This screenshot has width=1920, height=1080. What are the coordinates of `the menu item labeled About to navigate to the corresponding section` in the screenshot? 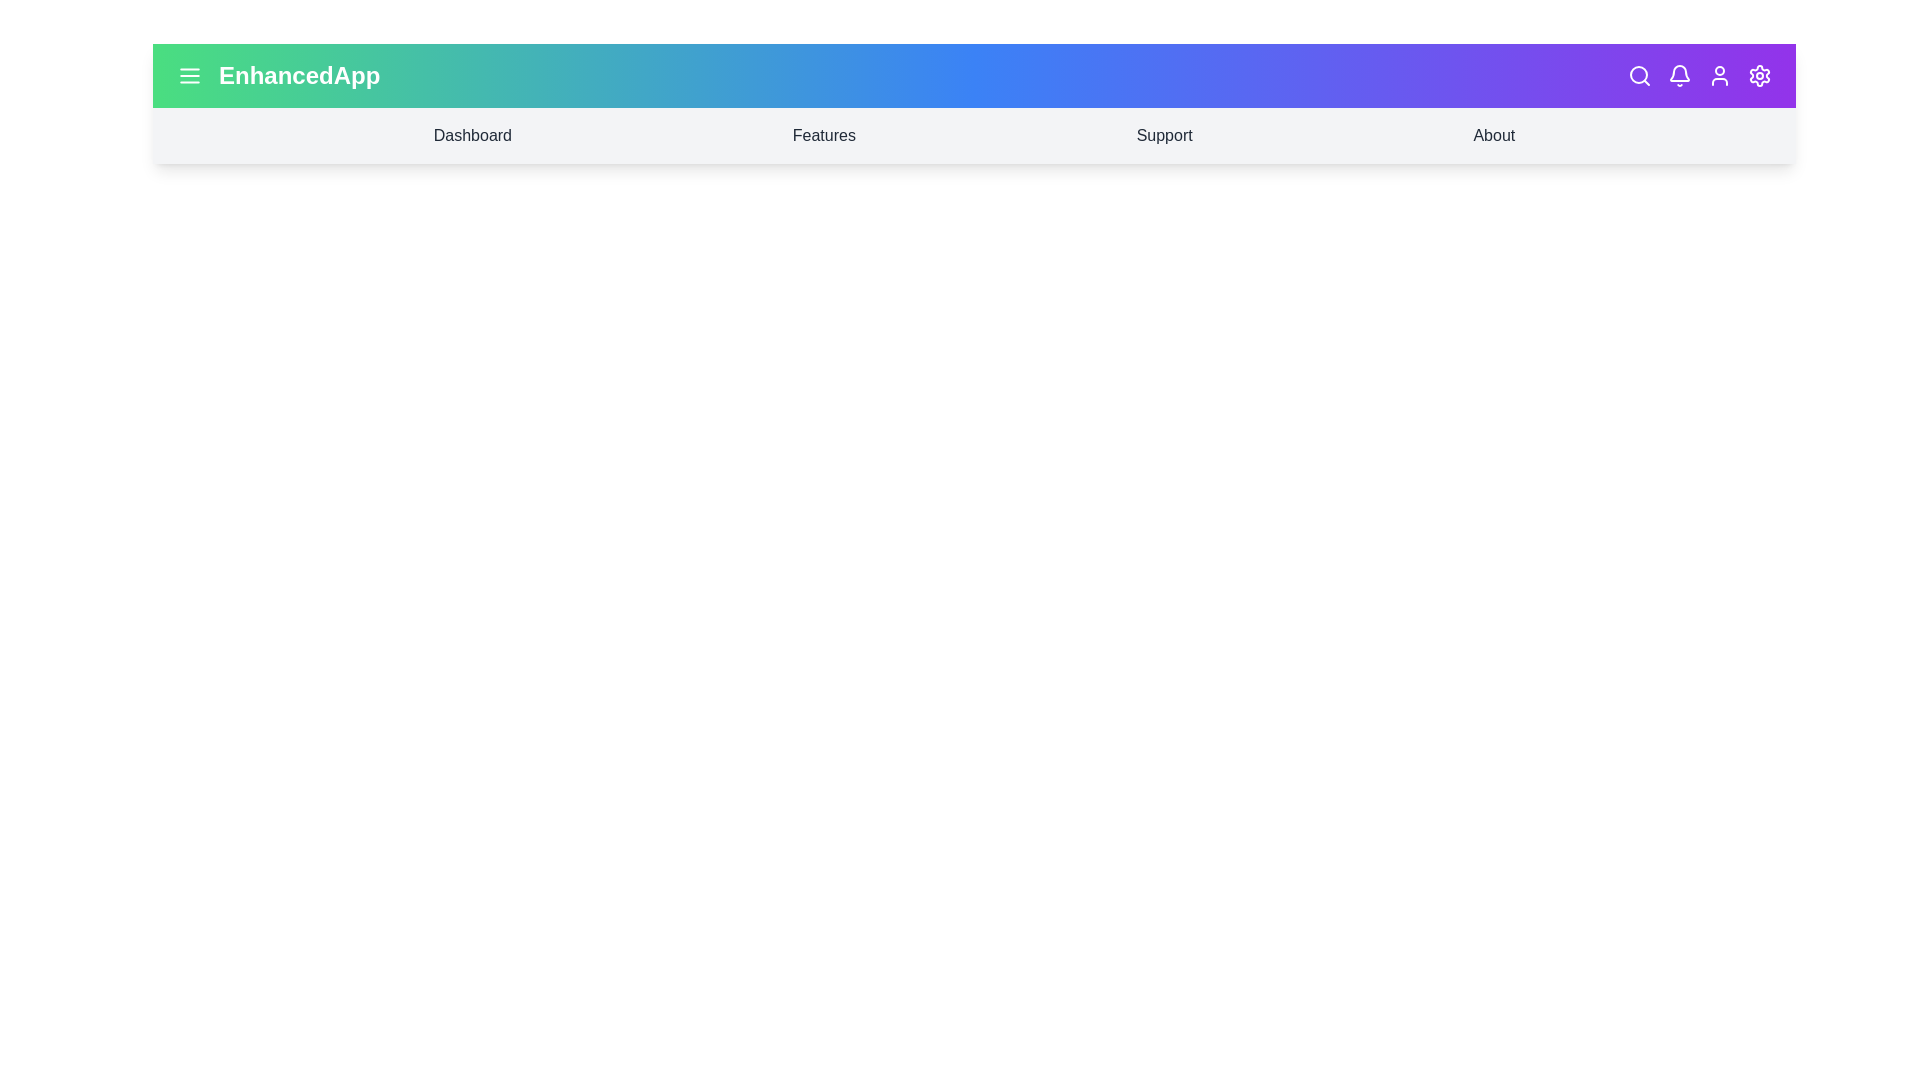 It's located at (1494, 135).